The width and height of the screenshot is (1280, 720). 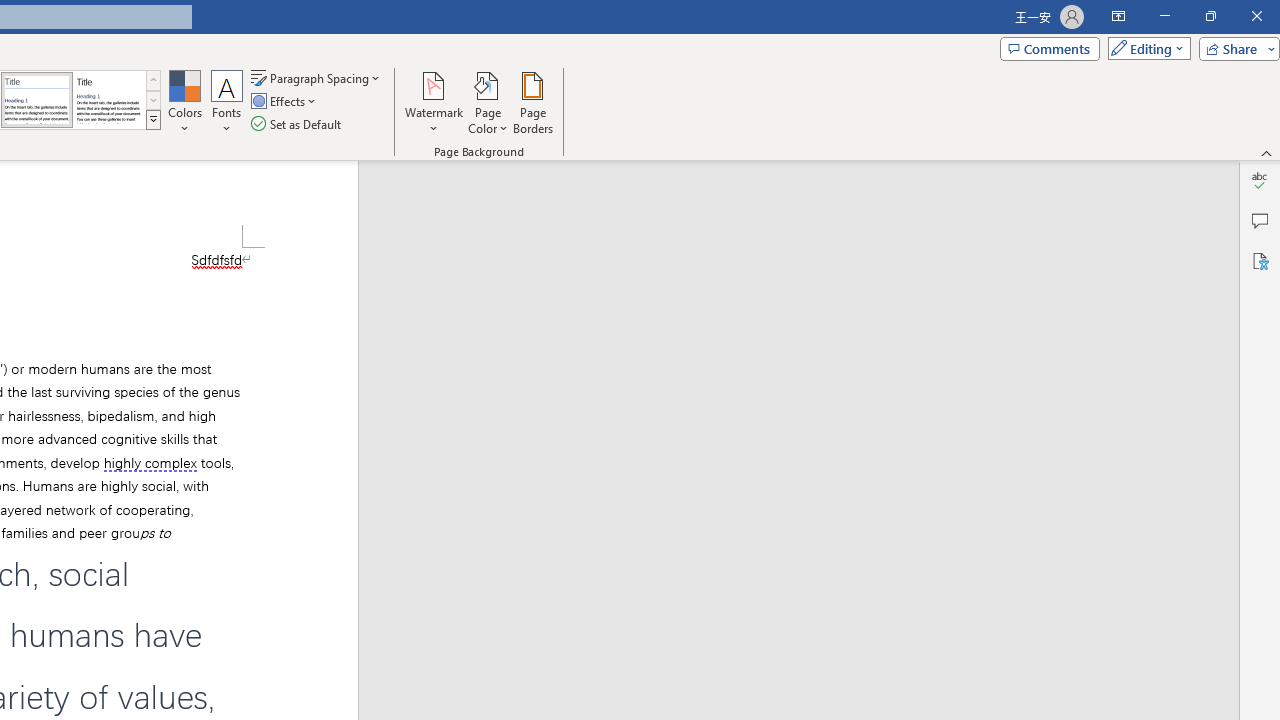 What do you see at coordinates (433, 103) in the screenshot?
I see `'Watermark'` at bounding box center [433, 103].